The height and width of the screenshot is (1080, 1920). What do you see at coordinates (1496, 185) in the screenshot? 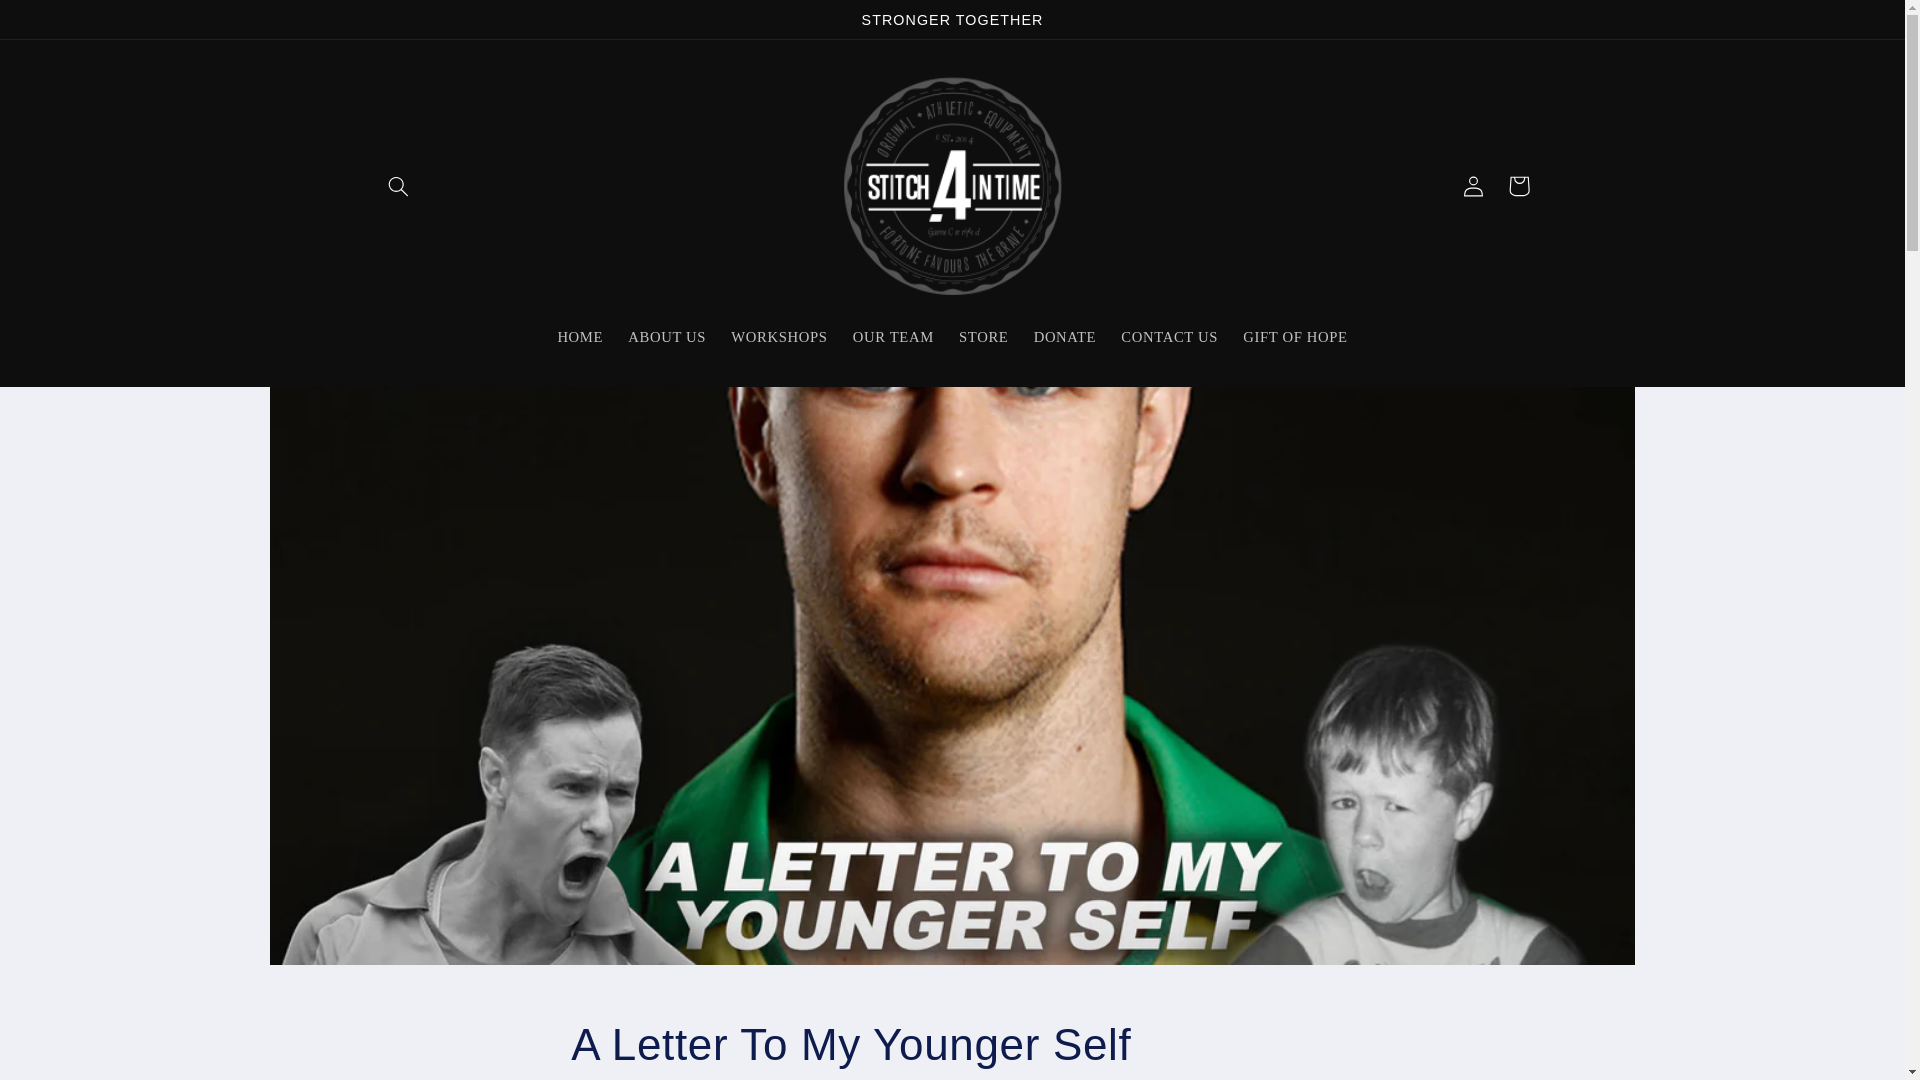
I see `'Cart'` at bounding box center [1496, 185].